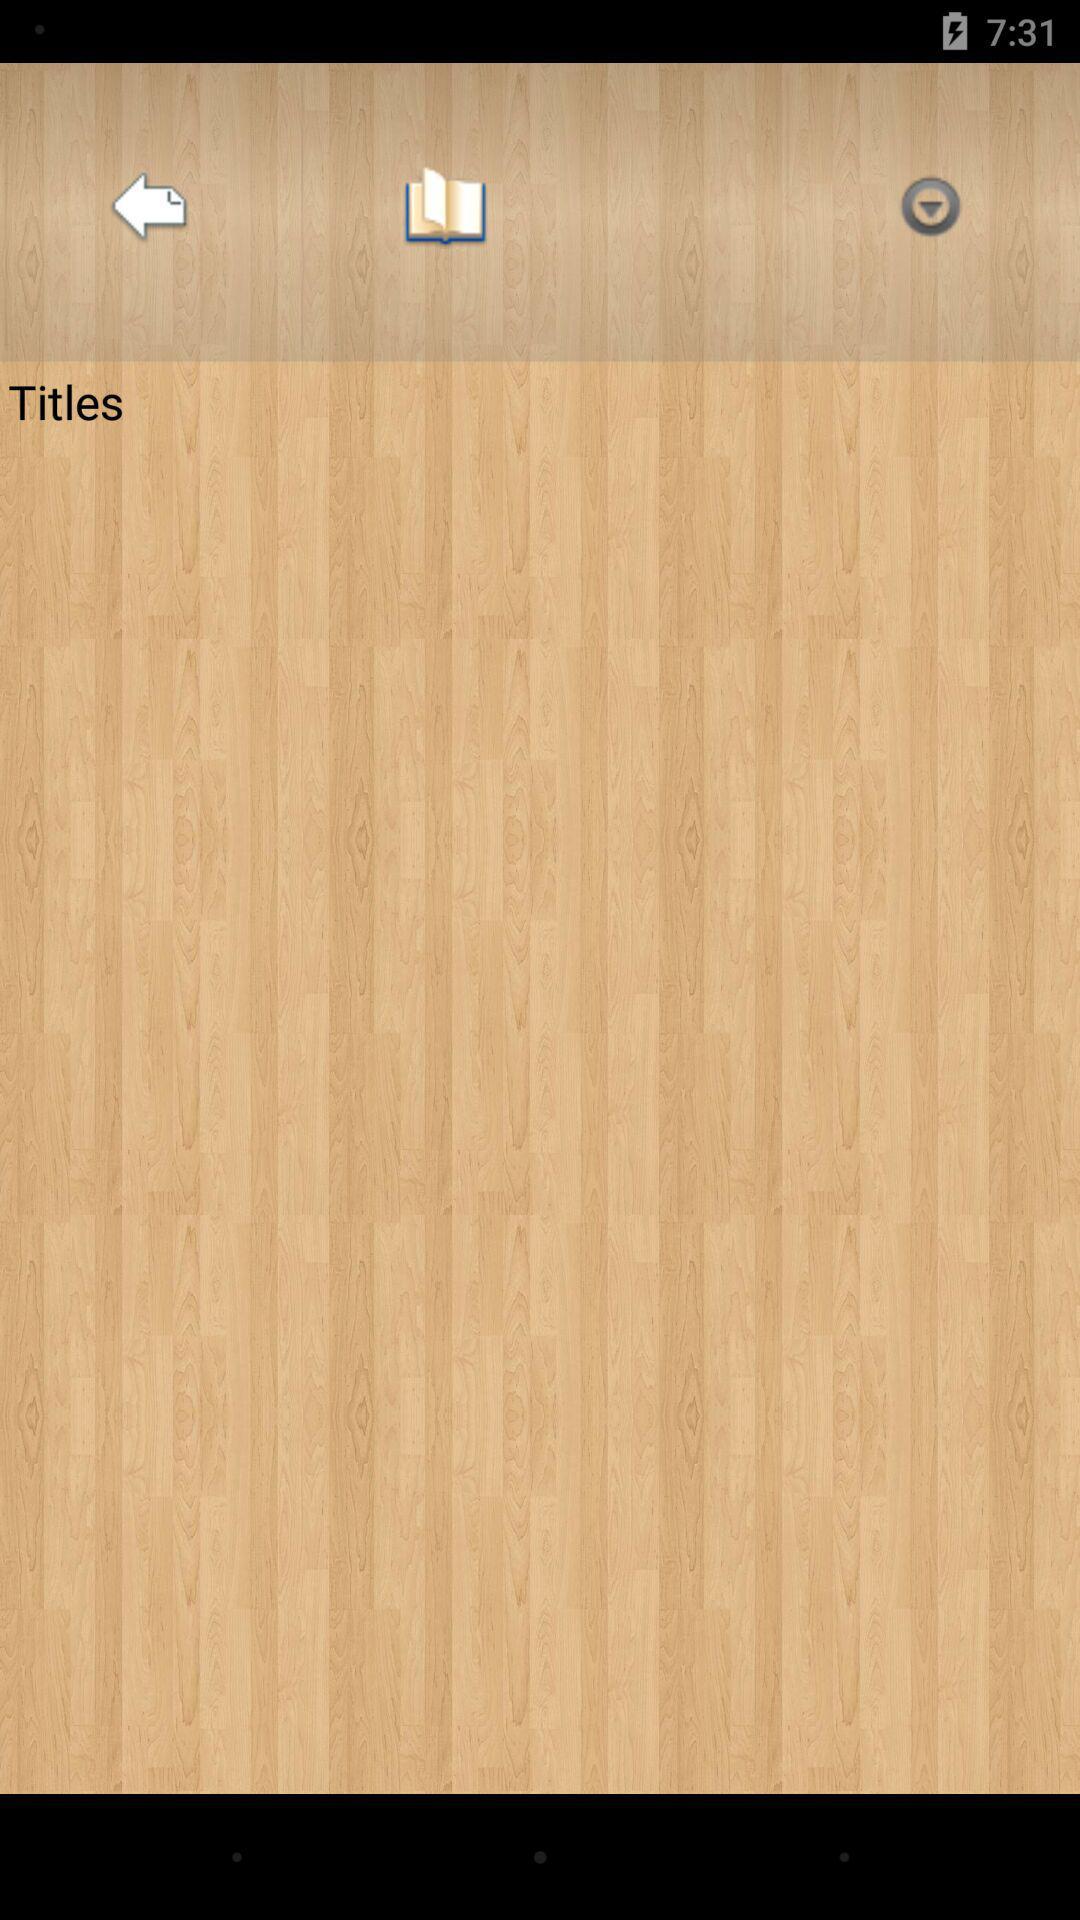  I want to click on the icon above titles icon, so click(148, 212).